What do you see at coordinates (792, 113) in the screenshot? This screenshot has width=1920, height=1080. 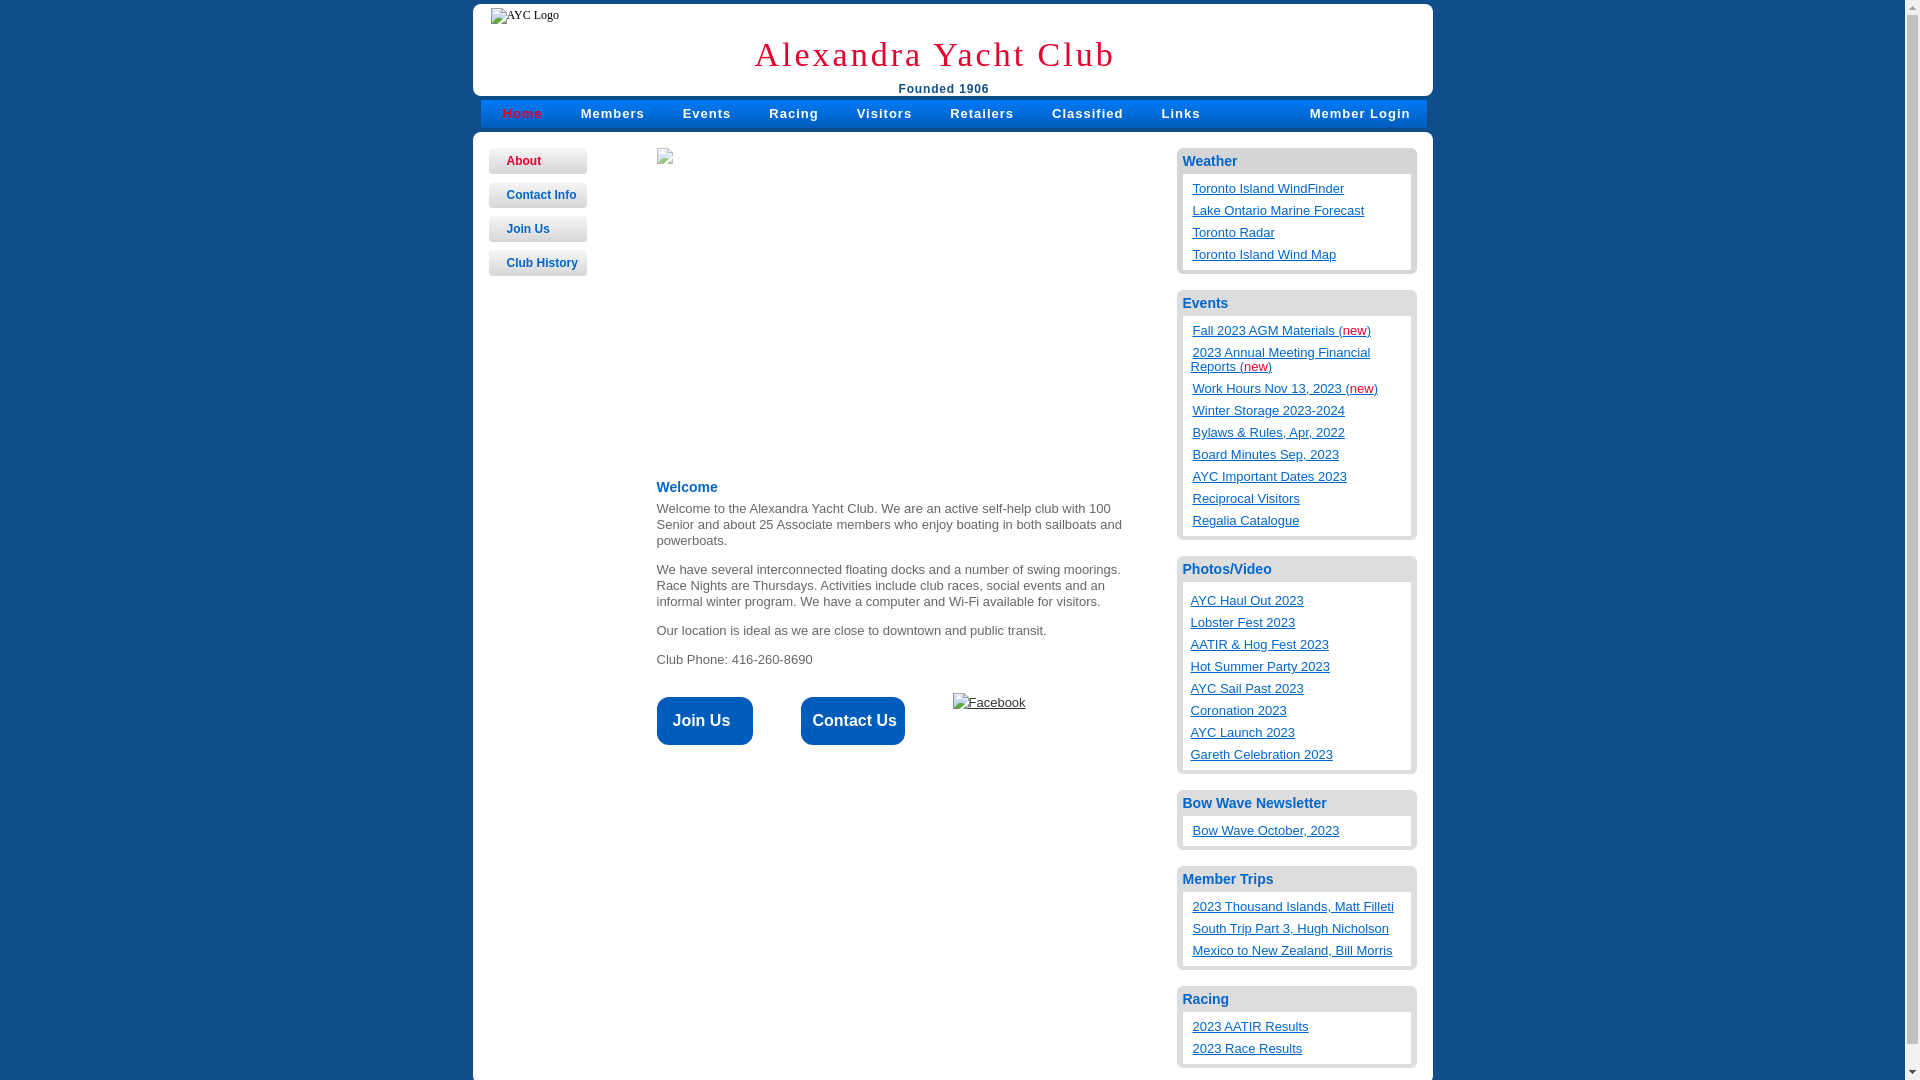 I see `'Racing'` at bounding box center [792, 113].